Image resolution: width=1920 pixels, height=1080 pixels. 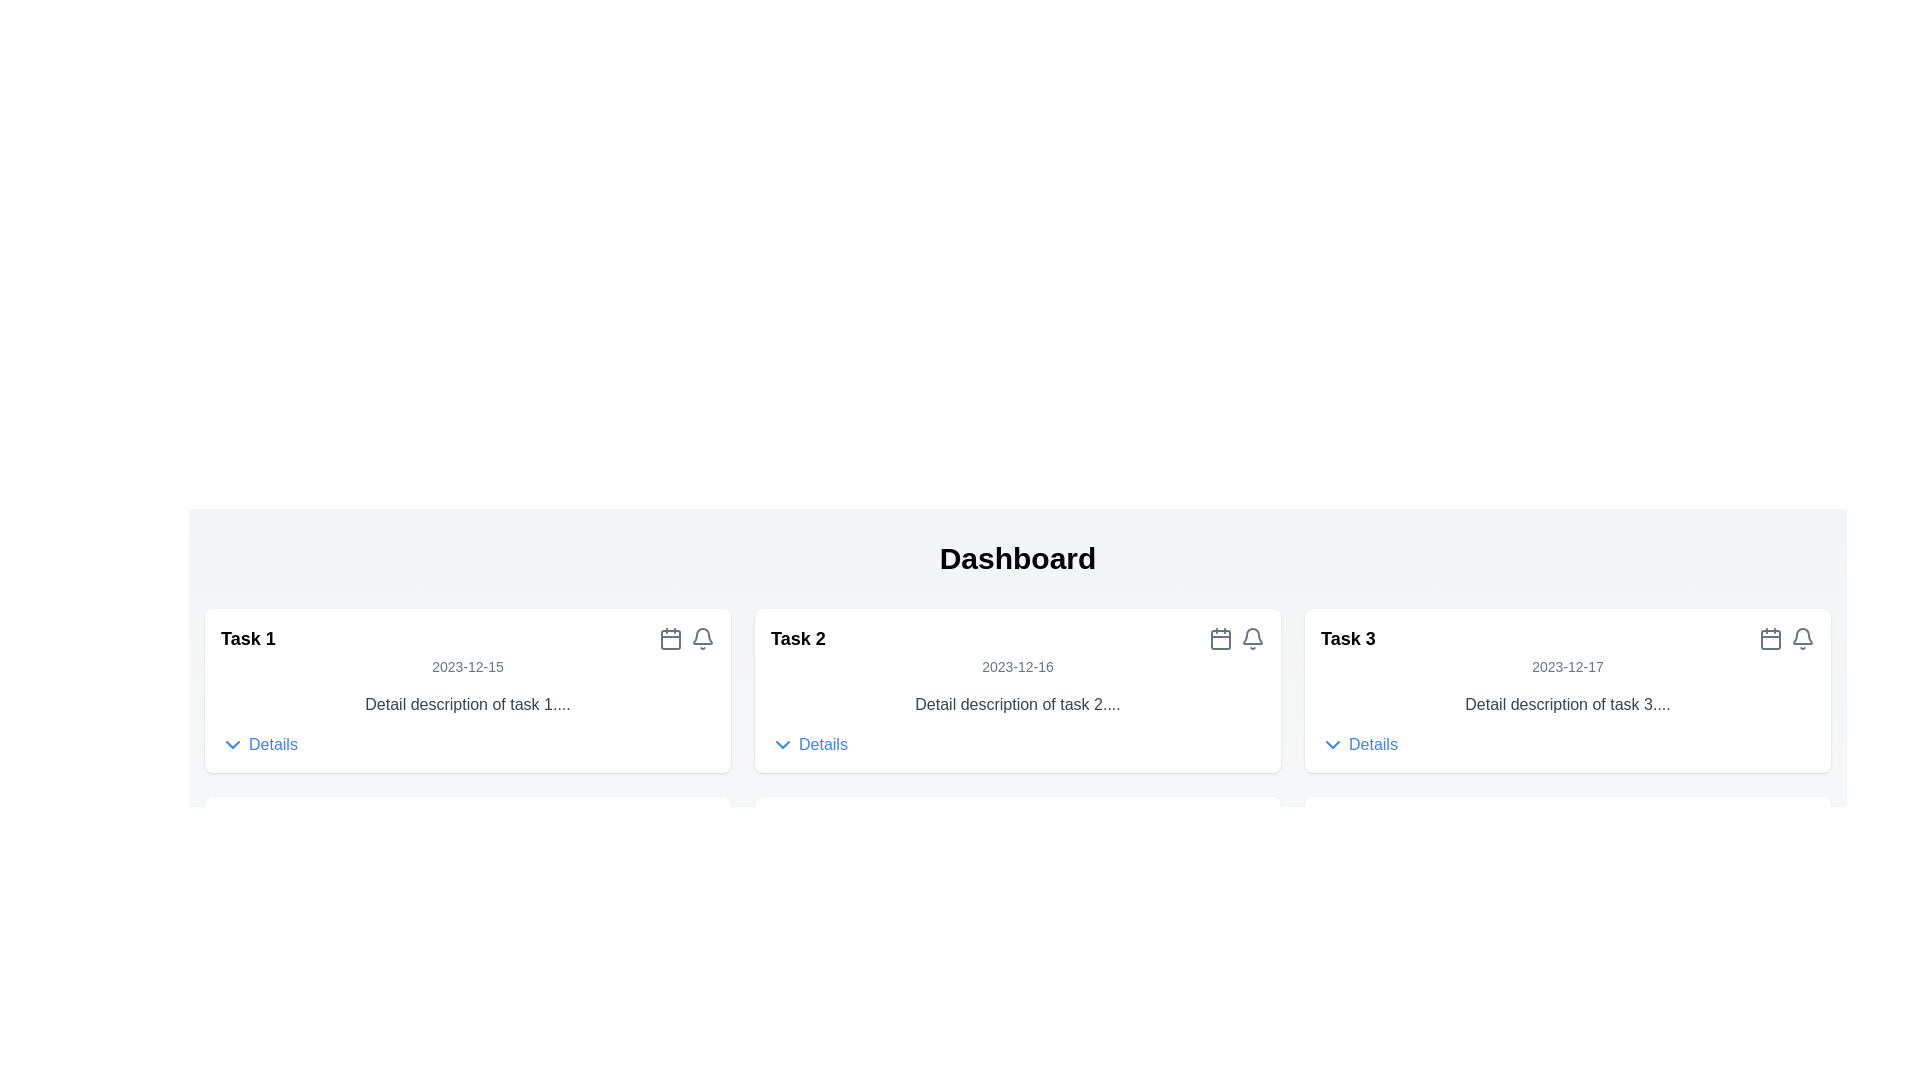 What do you see at coordinates (1219, 639) in the screenshot?
I see `the outlined calendar icon with rounded edges, located in the 'Task 2' section` at bounding box center [1219, 639].